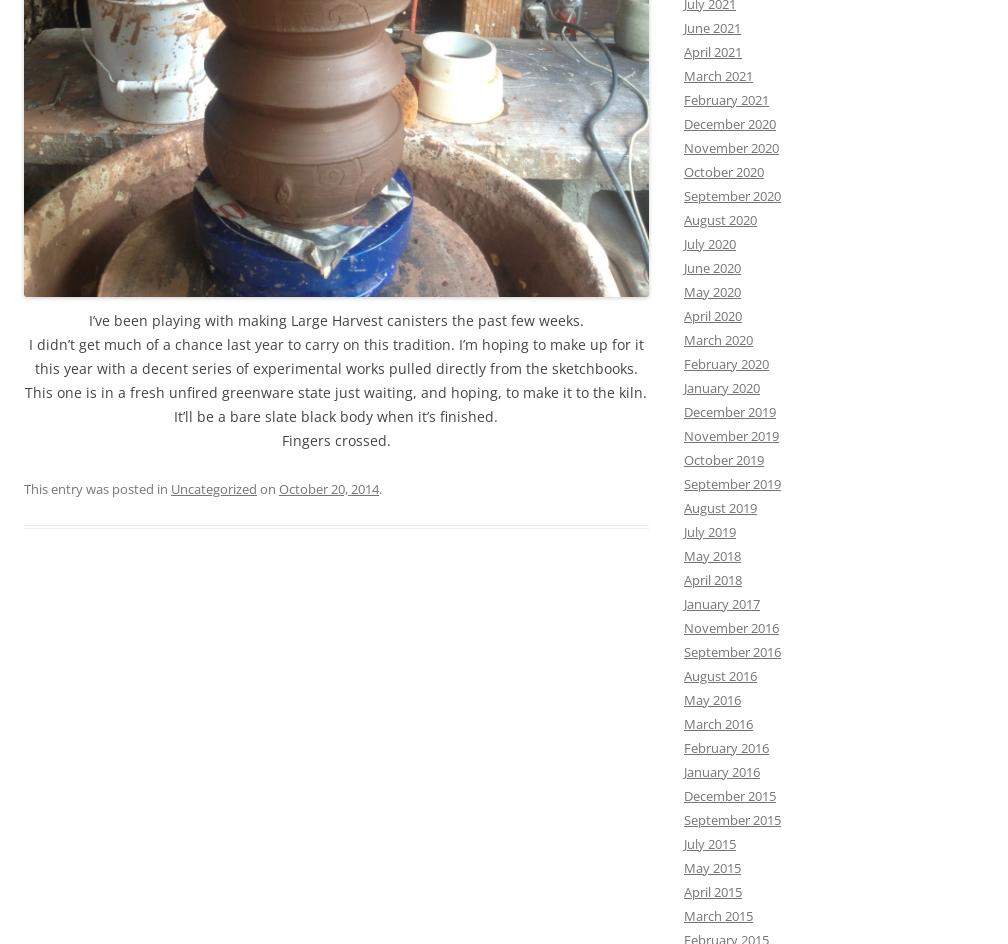 The height and width of the screenshot is (944, 1008). Describe the element at coordinates (268, 488) in the screenshot. I see `'on'` at that location.